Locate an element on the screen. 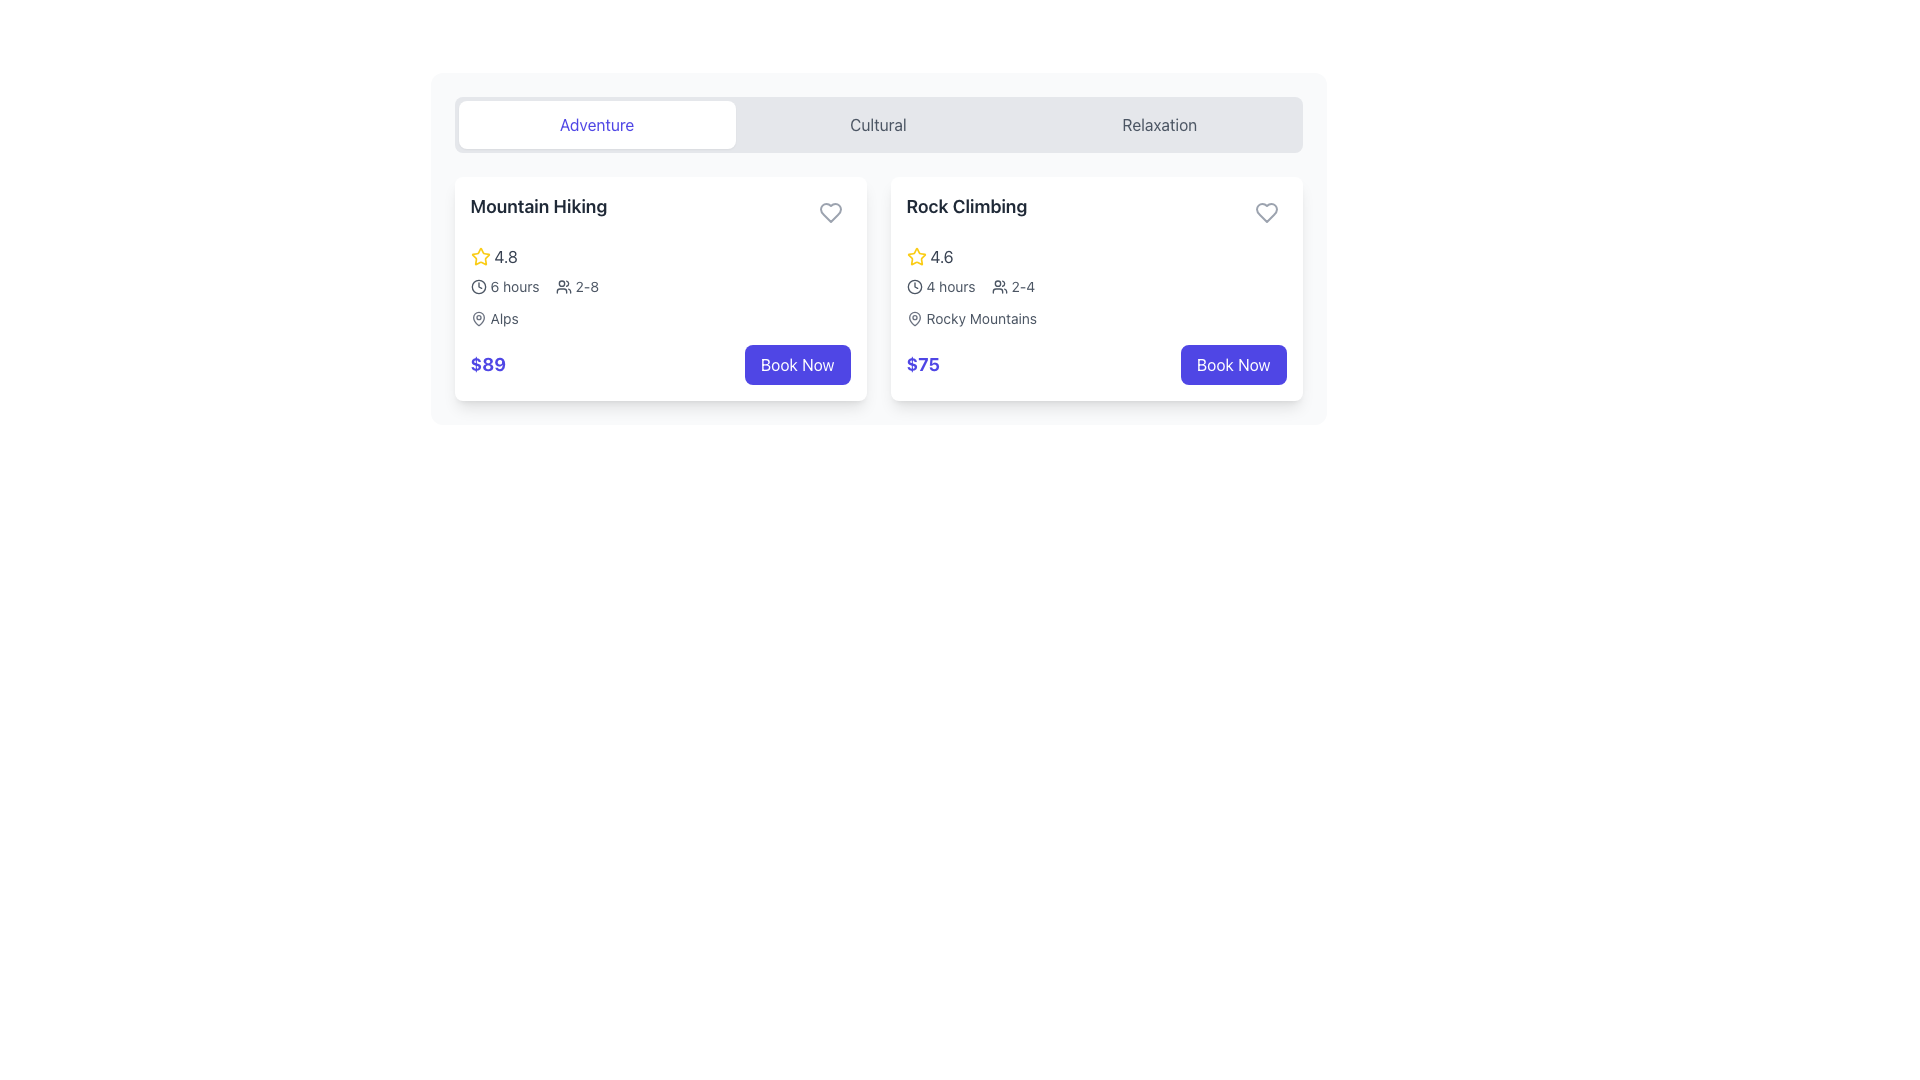 The height and width of the screenshot is (1080, 1920). the 'Relaxation' button, the rightmost button in a group of three, to observe the hover effect is located at coordinates (1159, 124).